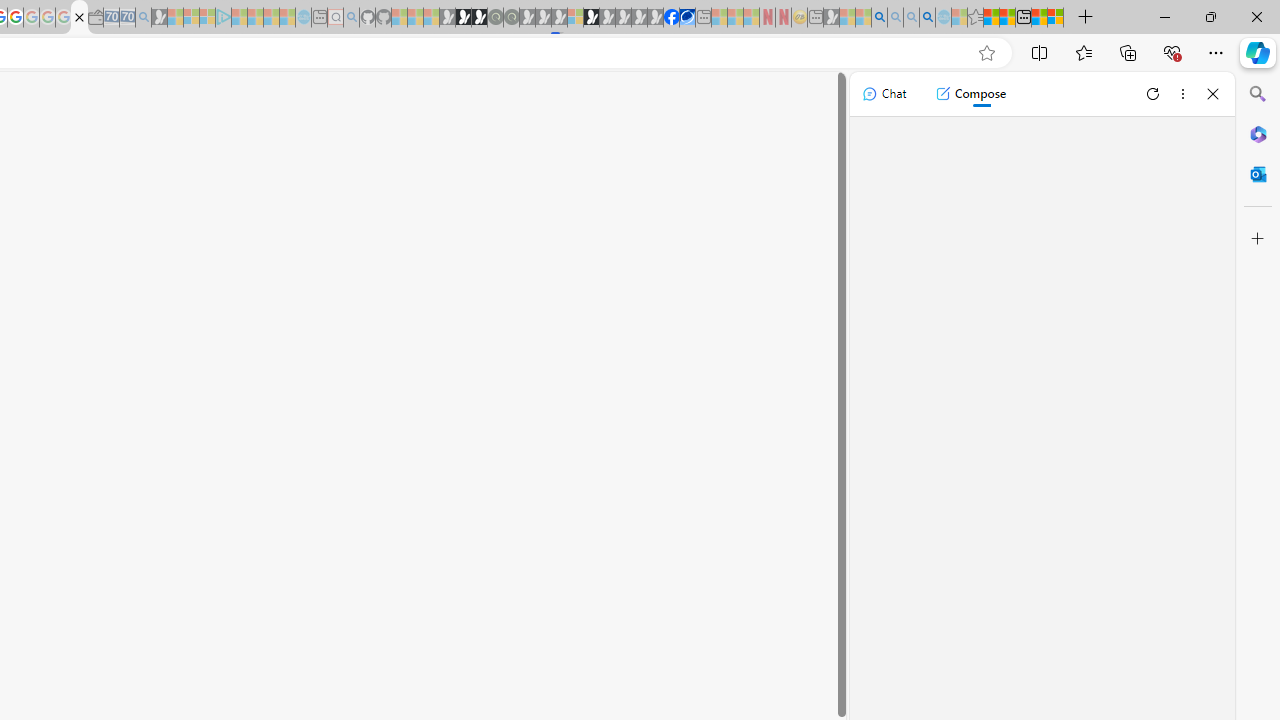 Image resolution: width=1280 pixels, height=720 pixels. I want to click on 'Google Chrome Internet Browser Download - Search Images', so click(927, 17).